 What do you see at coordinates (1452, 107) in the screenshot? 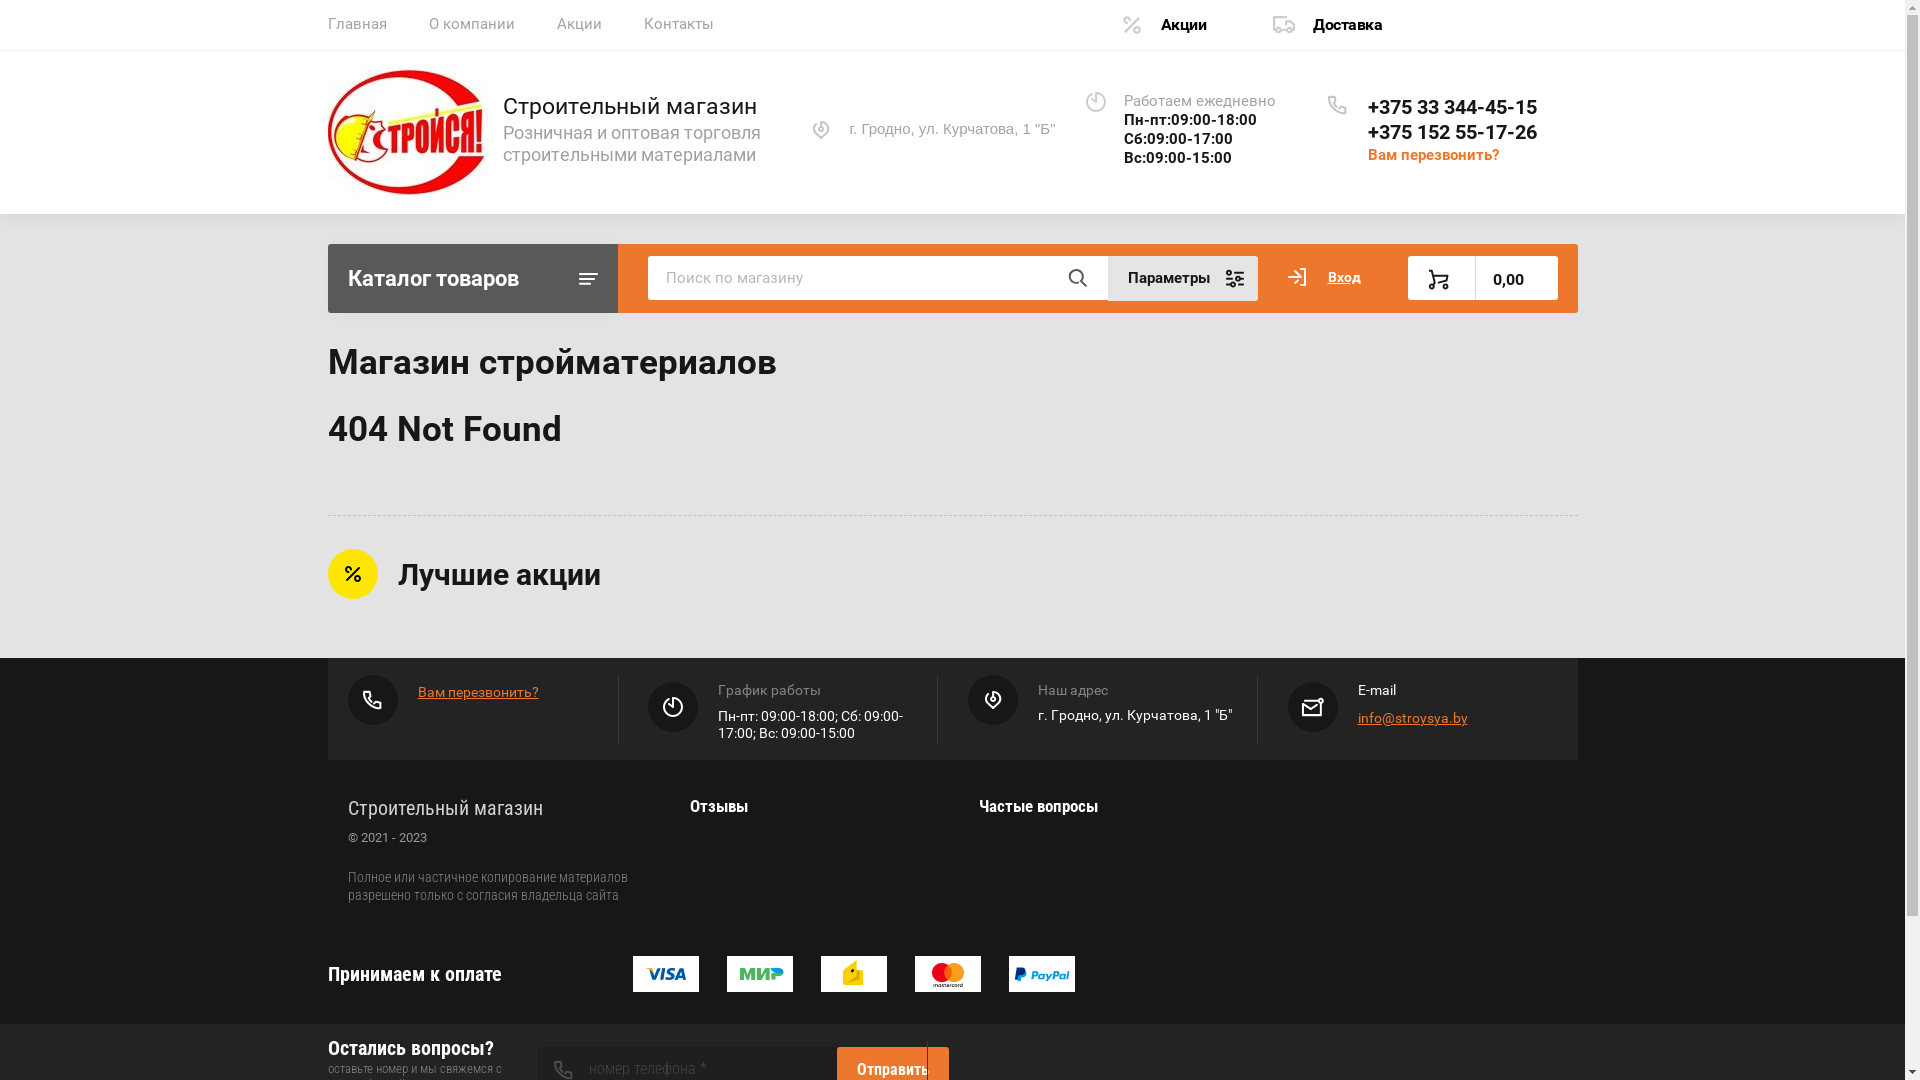
I see `'+375 33 344-45-15'` at bounding box center [1452, 107].